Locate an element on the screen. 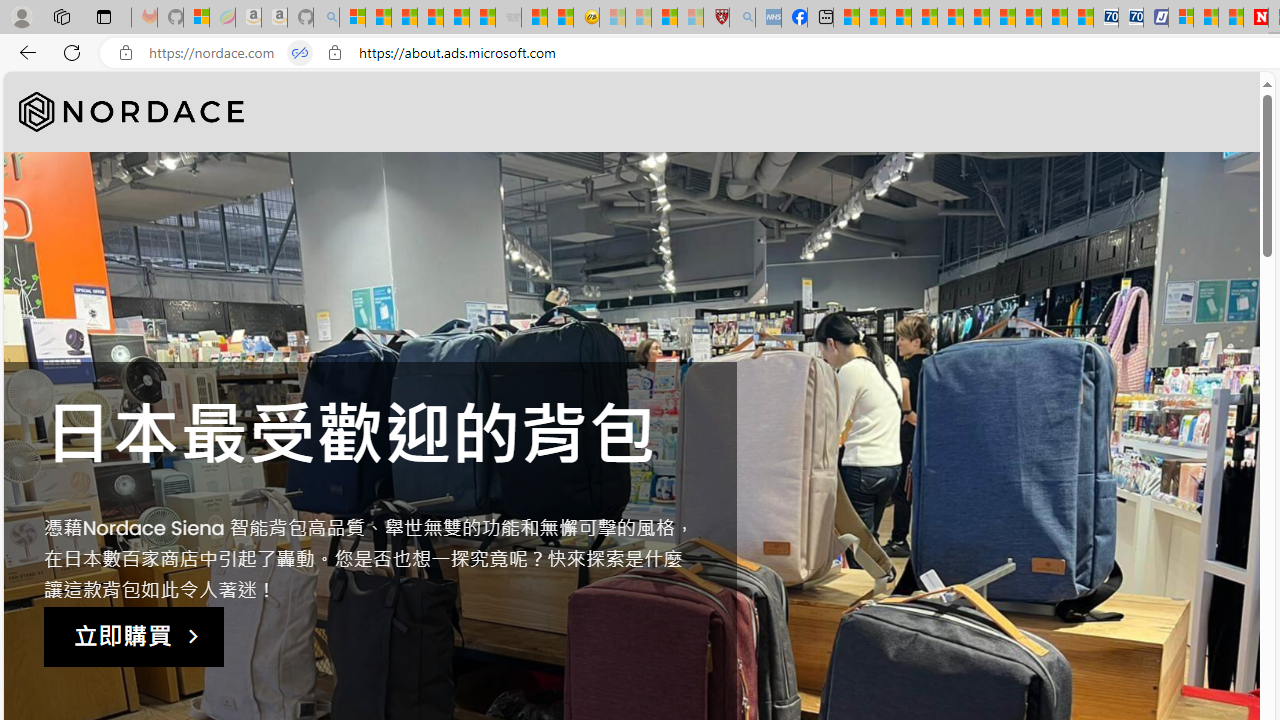 The image size is (1280, 720). 'Newsweek - News, Analysis, Politics, Business, Technology' is located at coordinates (1255, 17).